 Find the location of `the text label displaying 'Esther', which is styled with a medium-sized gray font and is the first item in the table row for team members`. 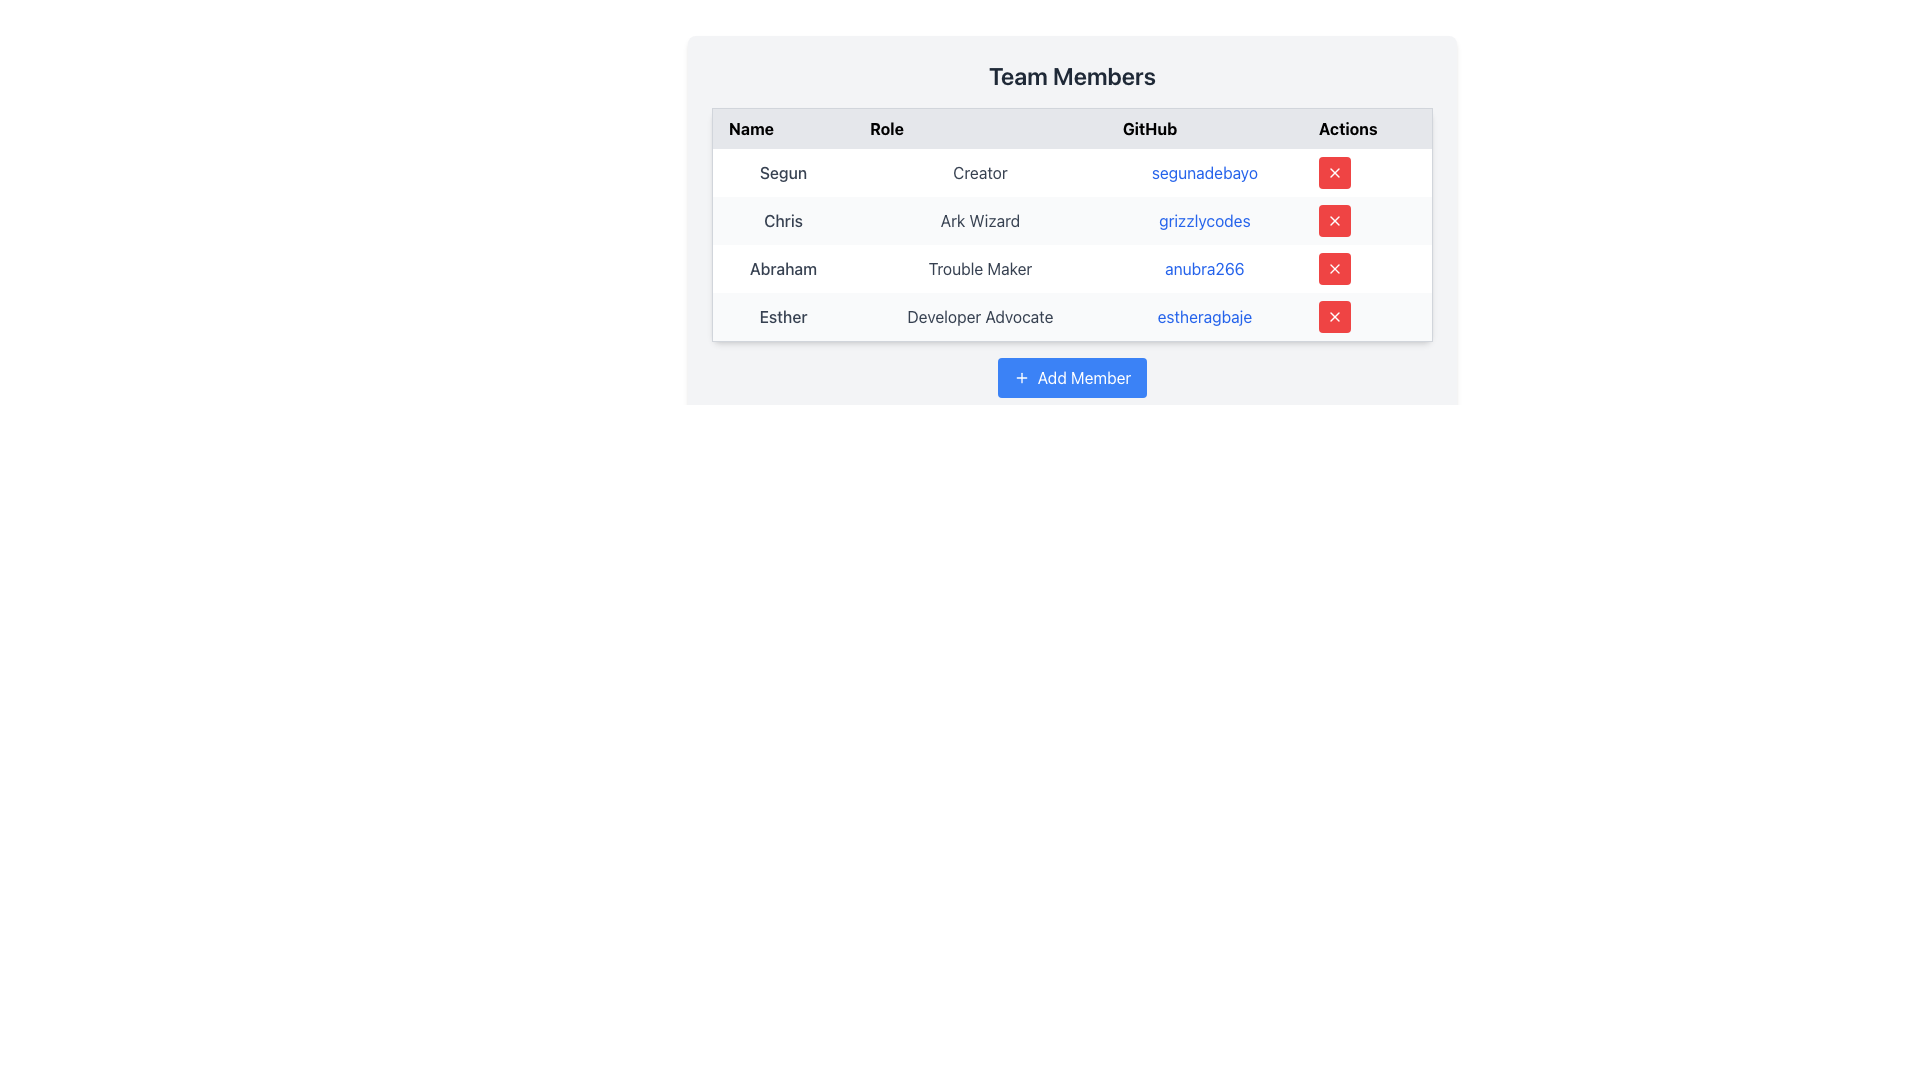

the text label displaying 'Esther', which is styled with a medium-sized gray font and is the first item in the table row for team members is located at coordinates (782, 316).